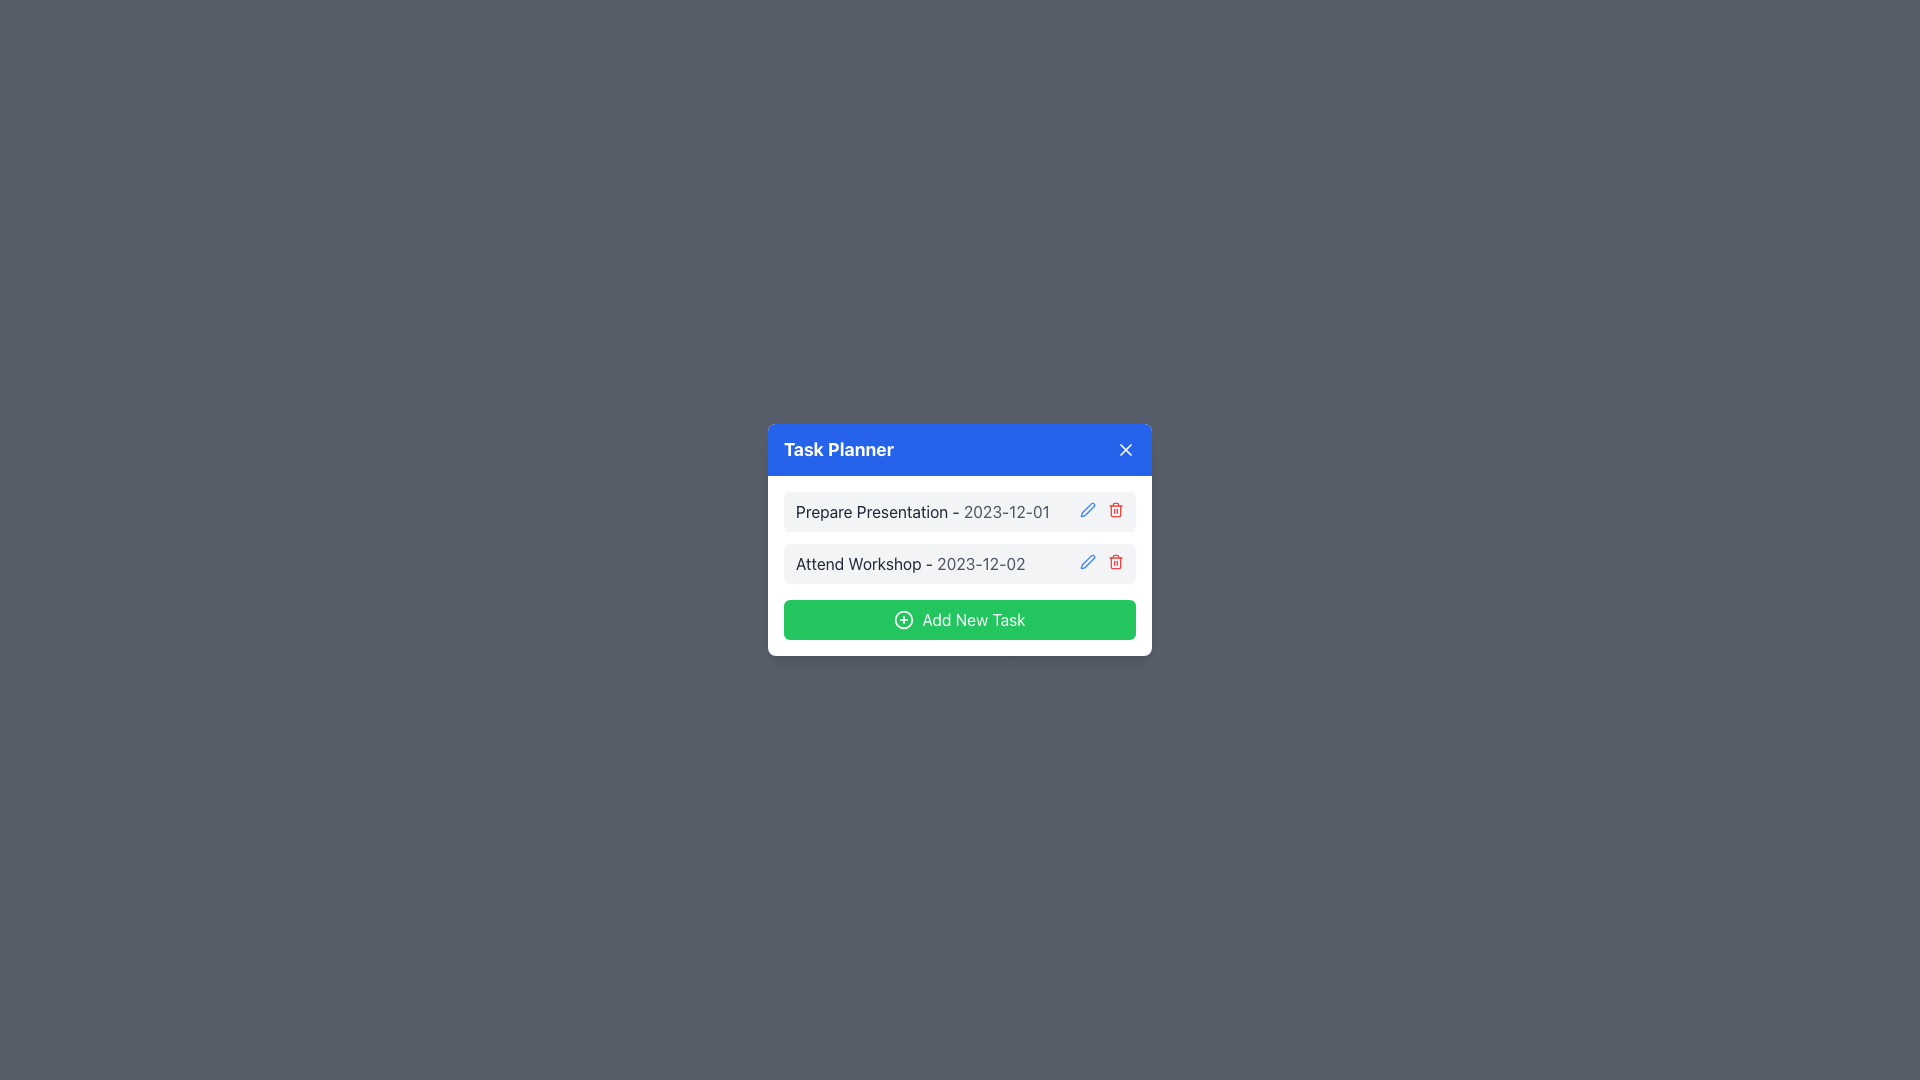 Image resolution: width=1920 pixels, height=1080 pixels. What do you see at coordinates (960, 566) in the screenshot?
I see `a task entry within the 'Task Planner' modal` at bounding box center [960, 566].